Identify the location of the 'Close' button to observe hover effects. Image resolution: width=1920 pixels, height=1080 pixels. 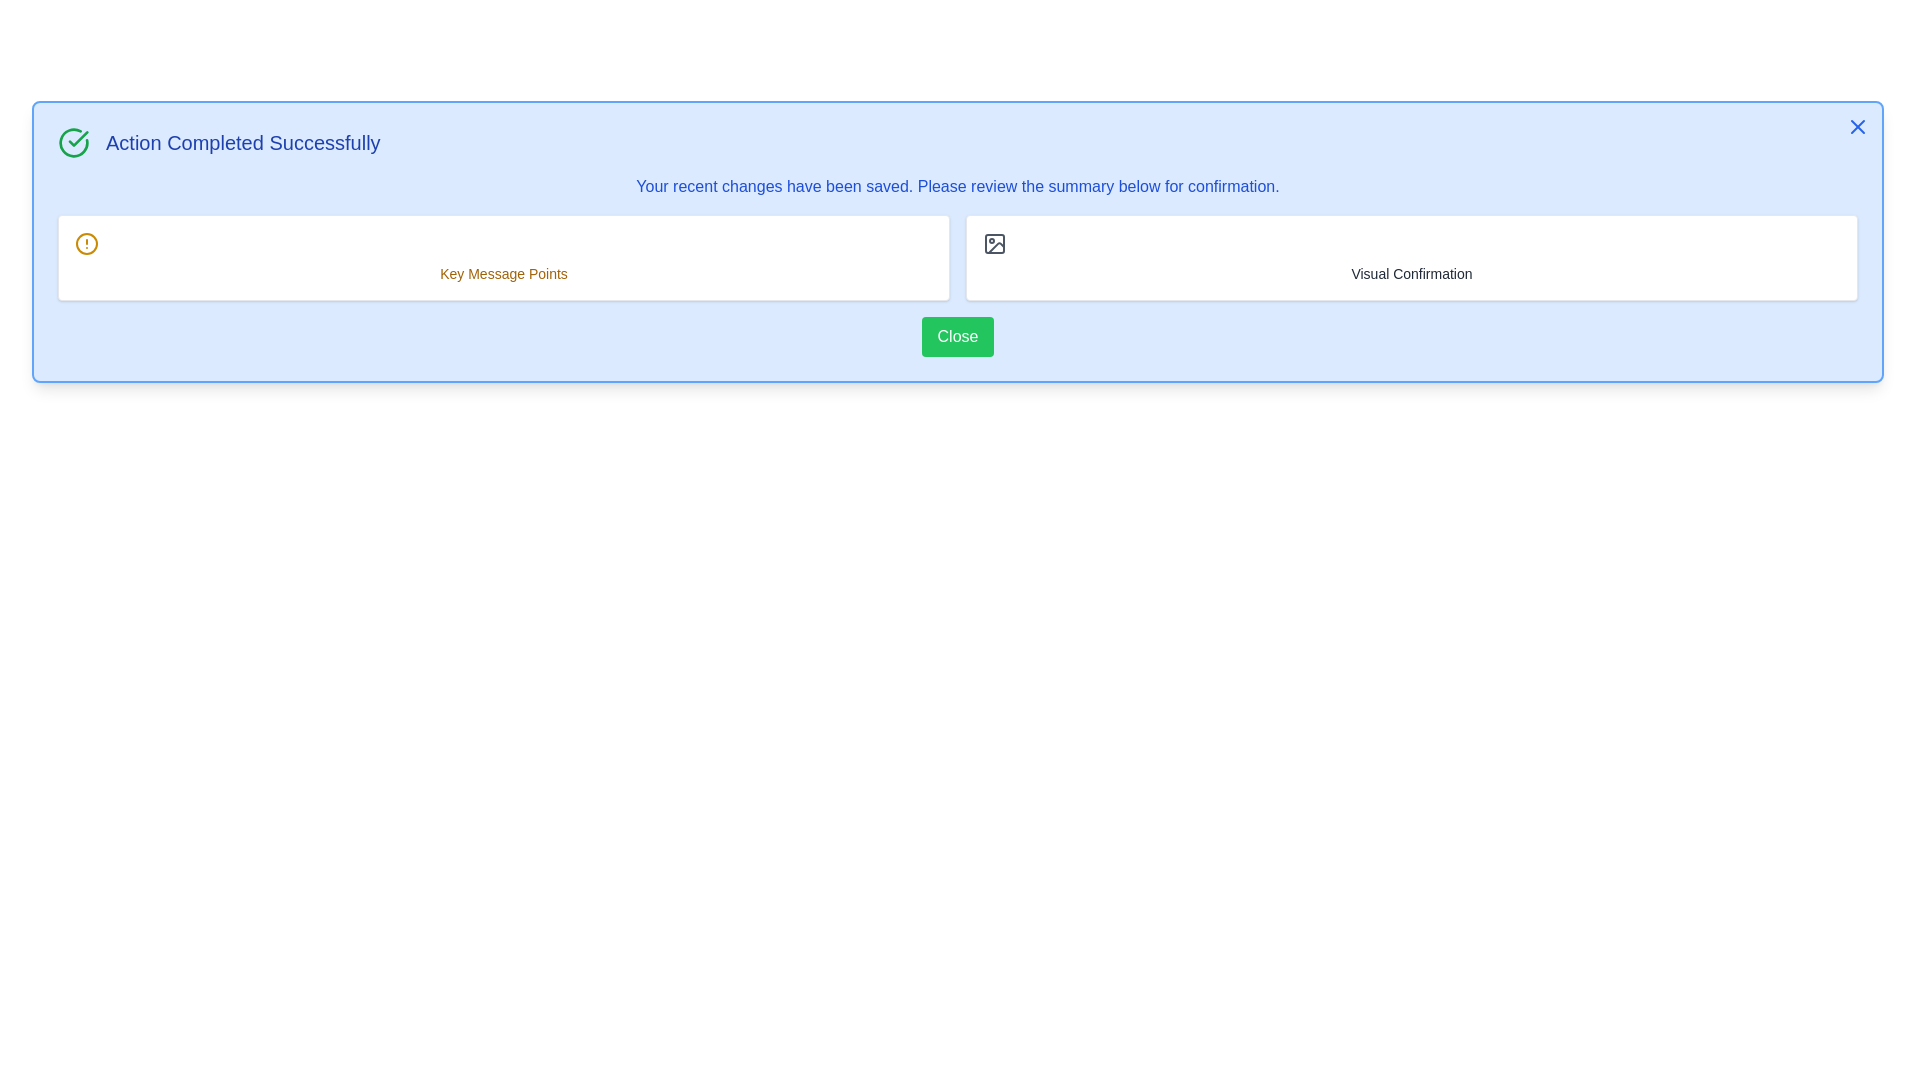
(957, 335).